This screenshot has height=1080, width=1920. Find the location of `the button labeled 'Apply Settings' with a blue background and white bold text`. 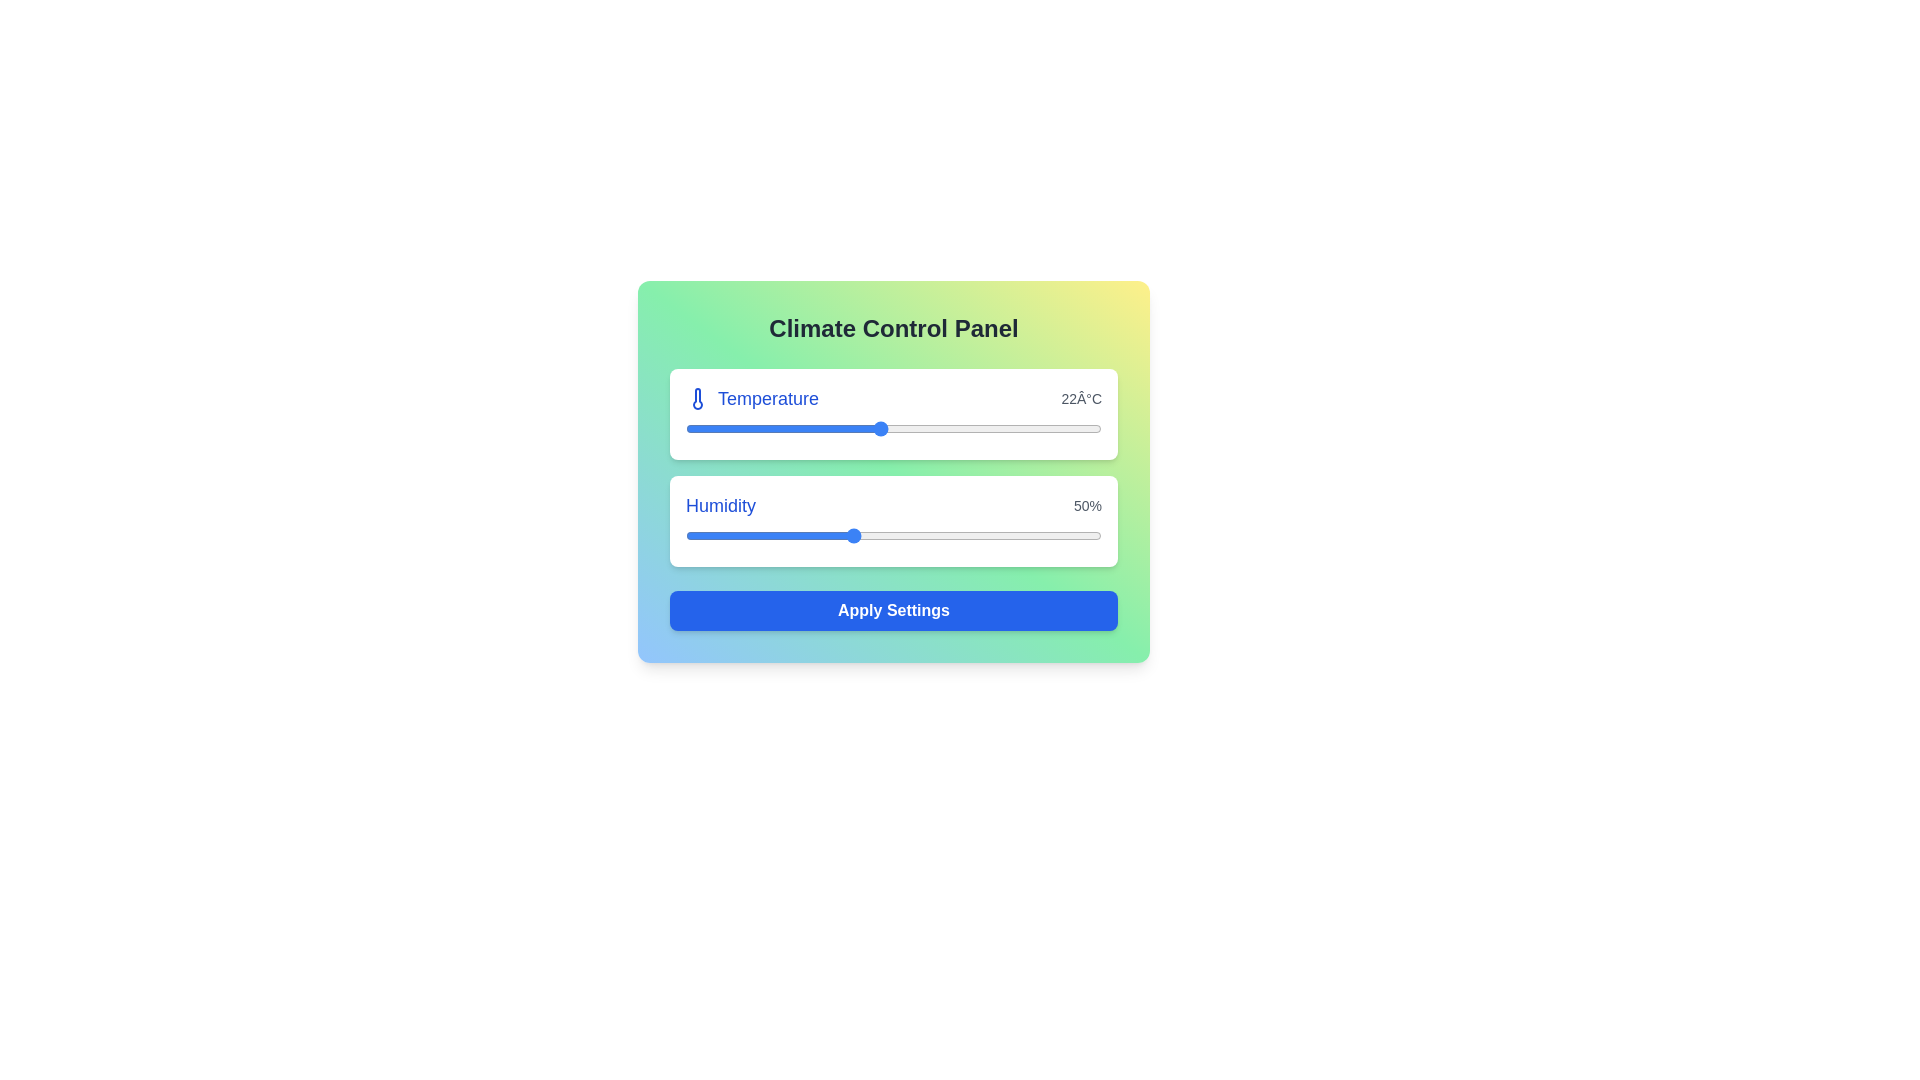

the button labeled 'Apply Settings' with a blue background and white bold text is located at coordinates (892, 609).